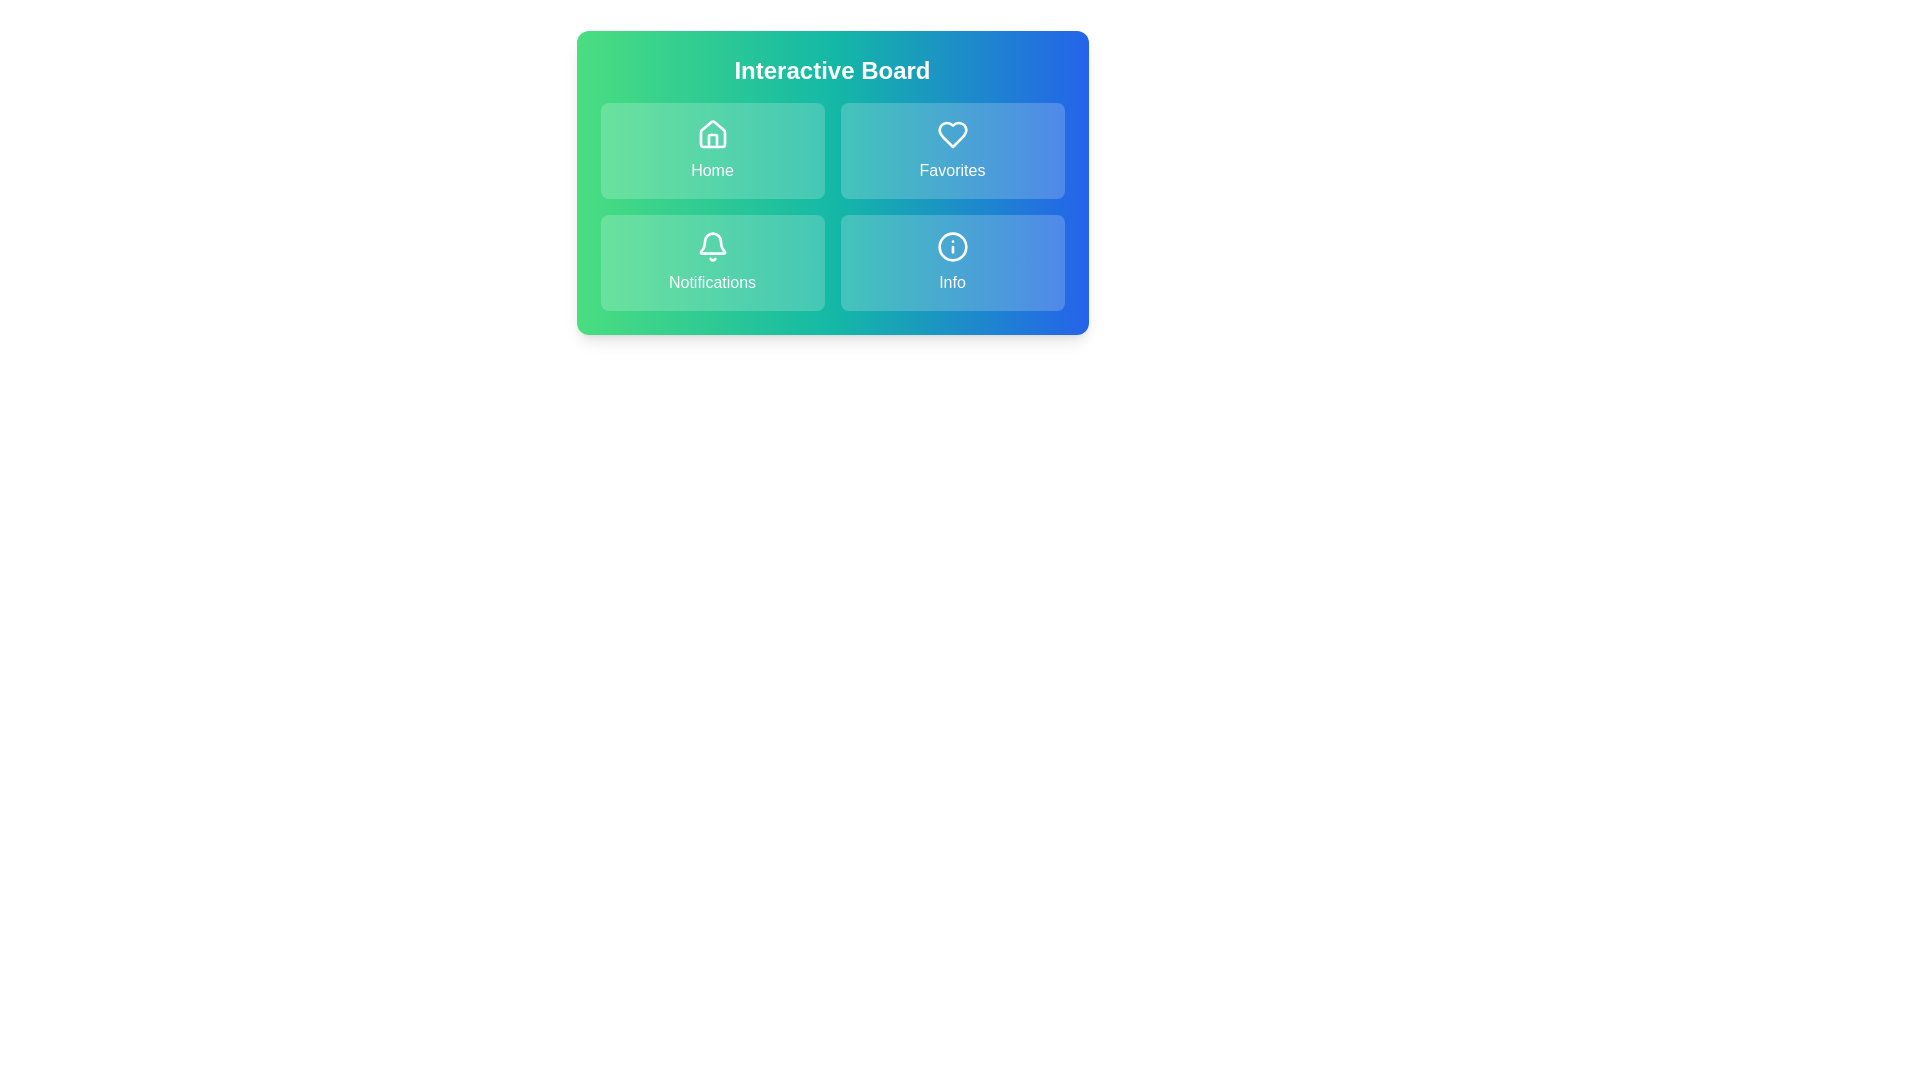  Describe the element at coordinates (712, 261) in the screenshot. I see `the 'Notifications' button located in the bottom-left corner of the interface` at that location.